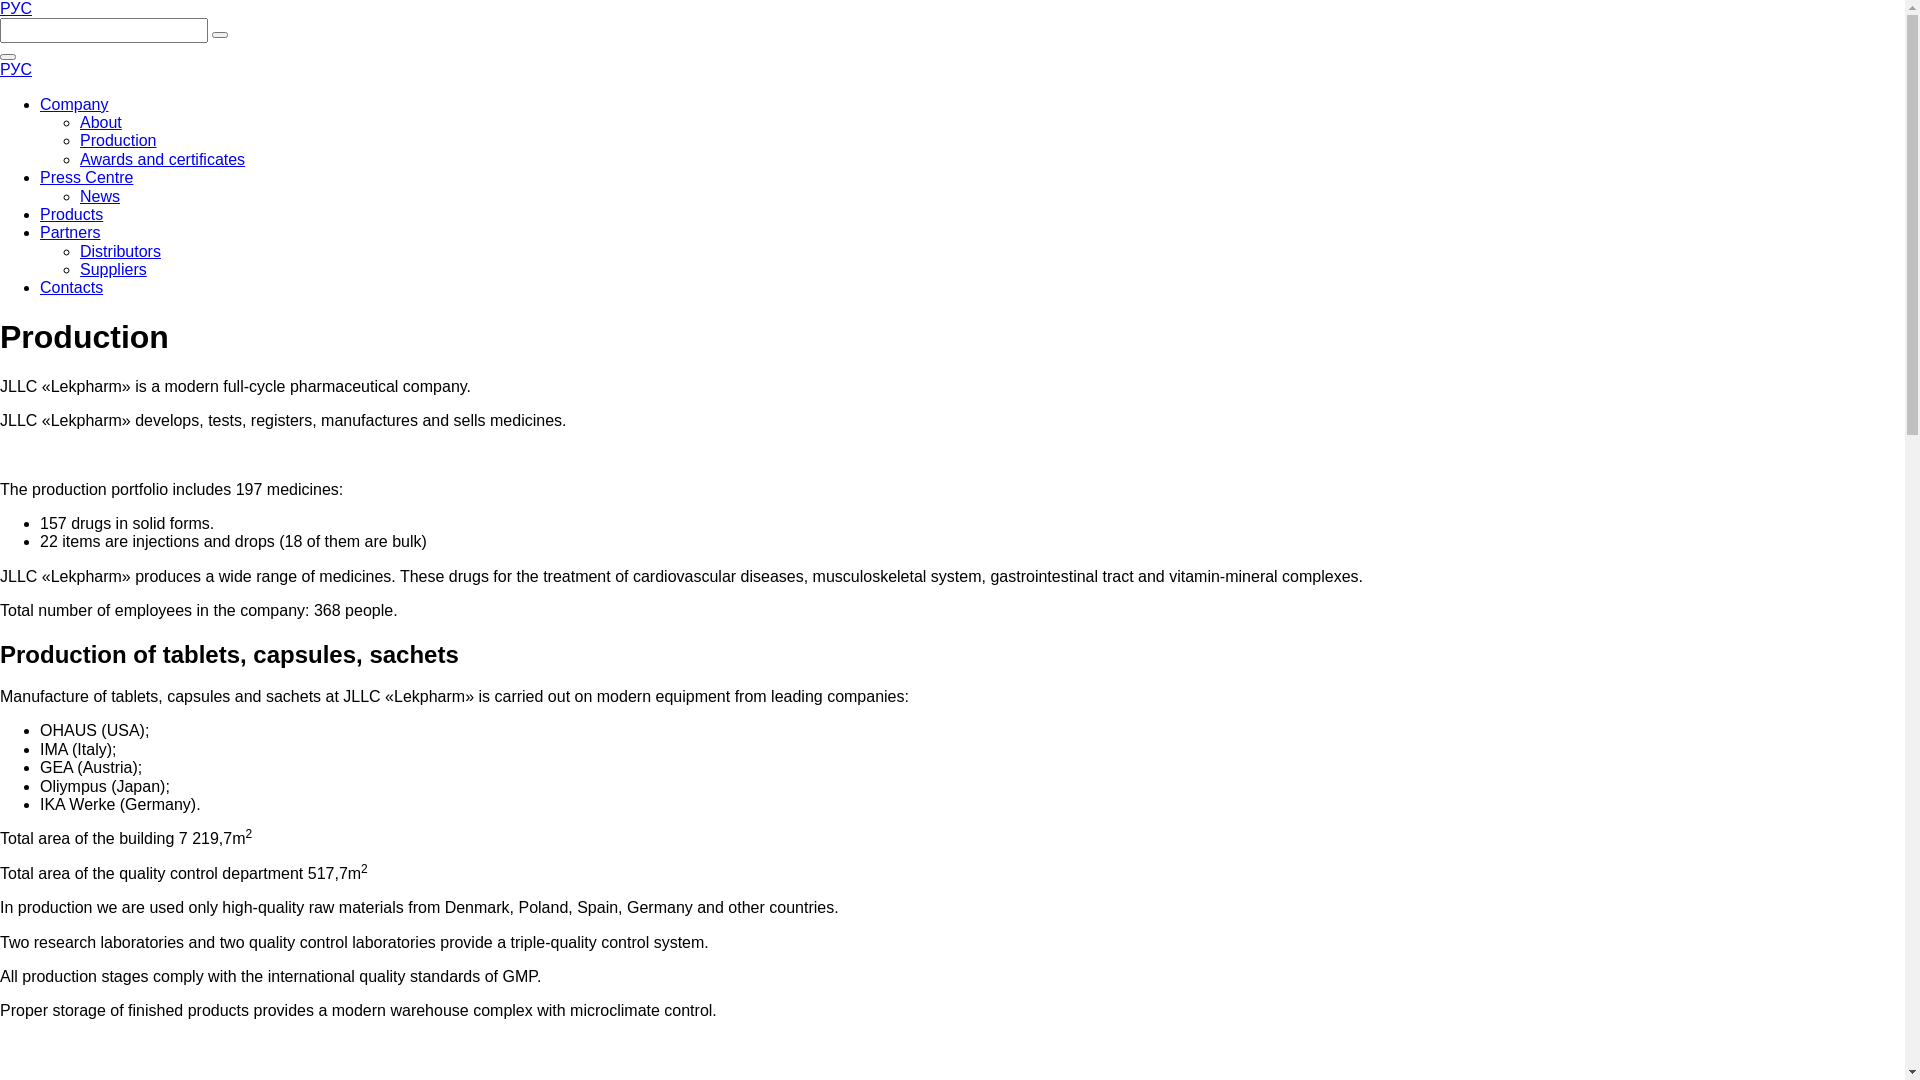  Describe the element at coordinates (99, 122) in the screenshot. I see `'About'` at that location.